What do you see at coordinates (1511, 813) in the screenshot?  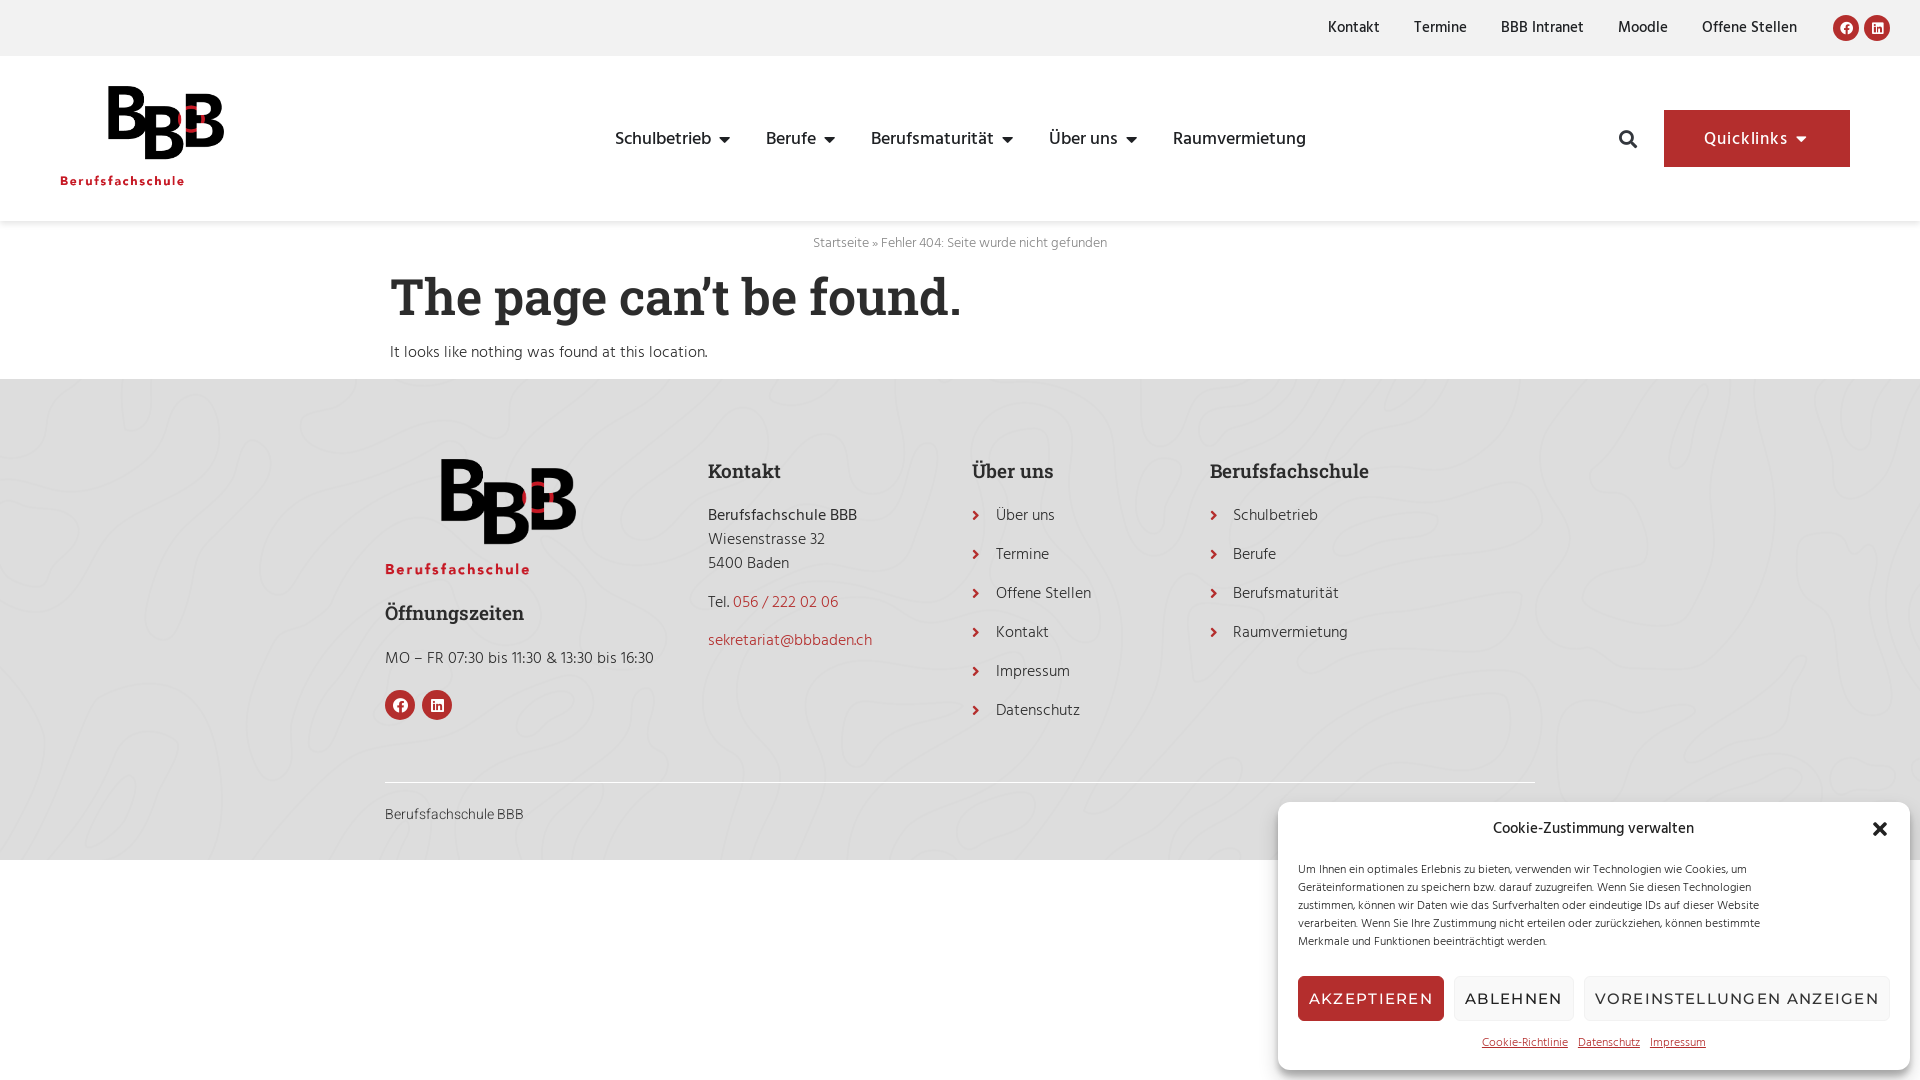 I see `'aretis.ch'` at bounding box center [1511, 813].